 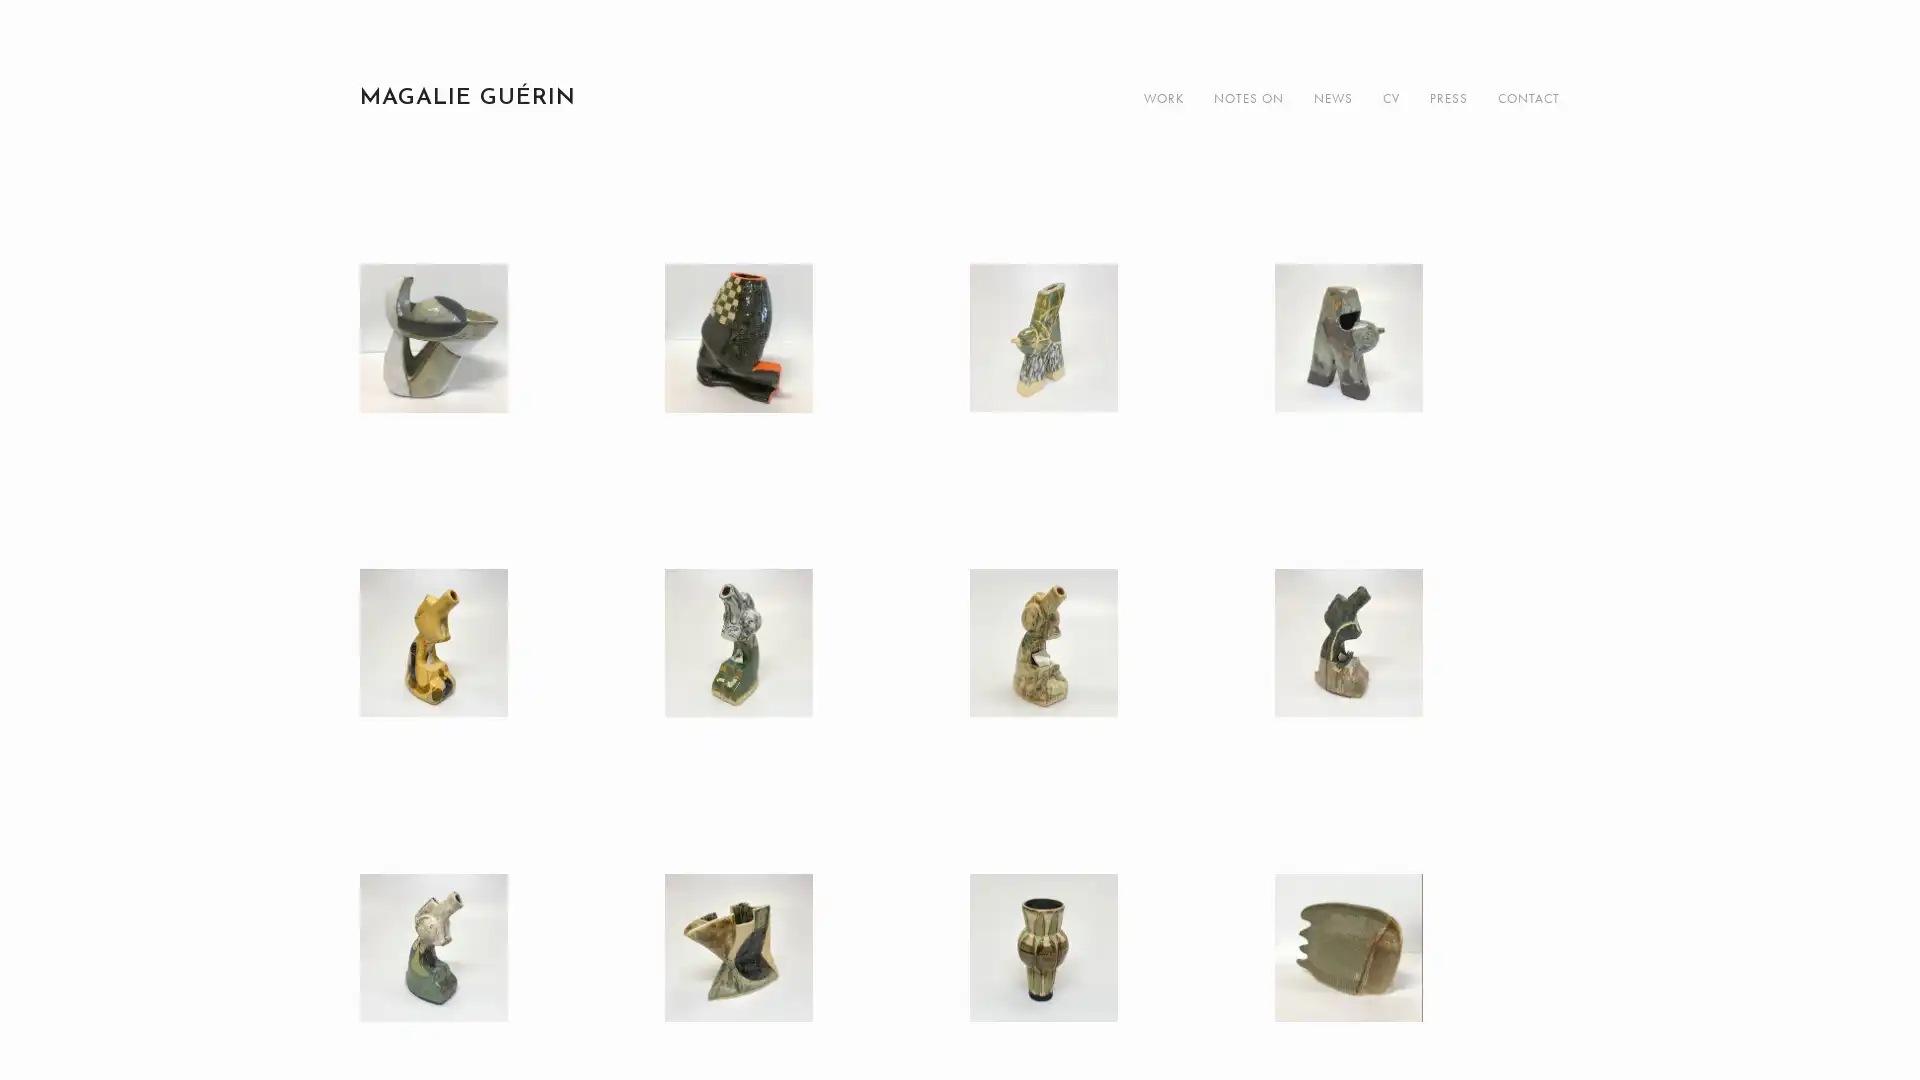 I want to click on View fullsize IMG_4416.JPG, so click(x=807, y=405).